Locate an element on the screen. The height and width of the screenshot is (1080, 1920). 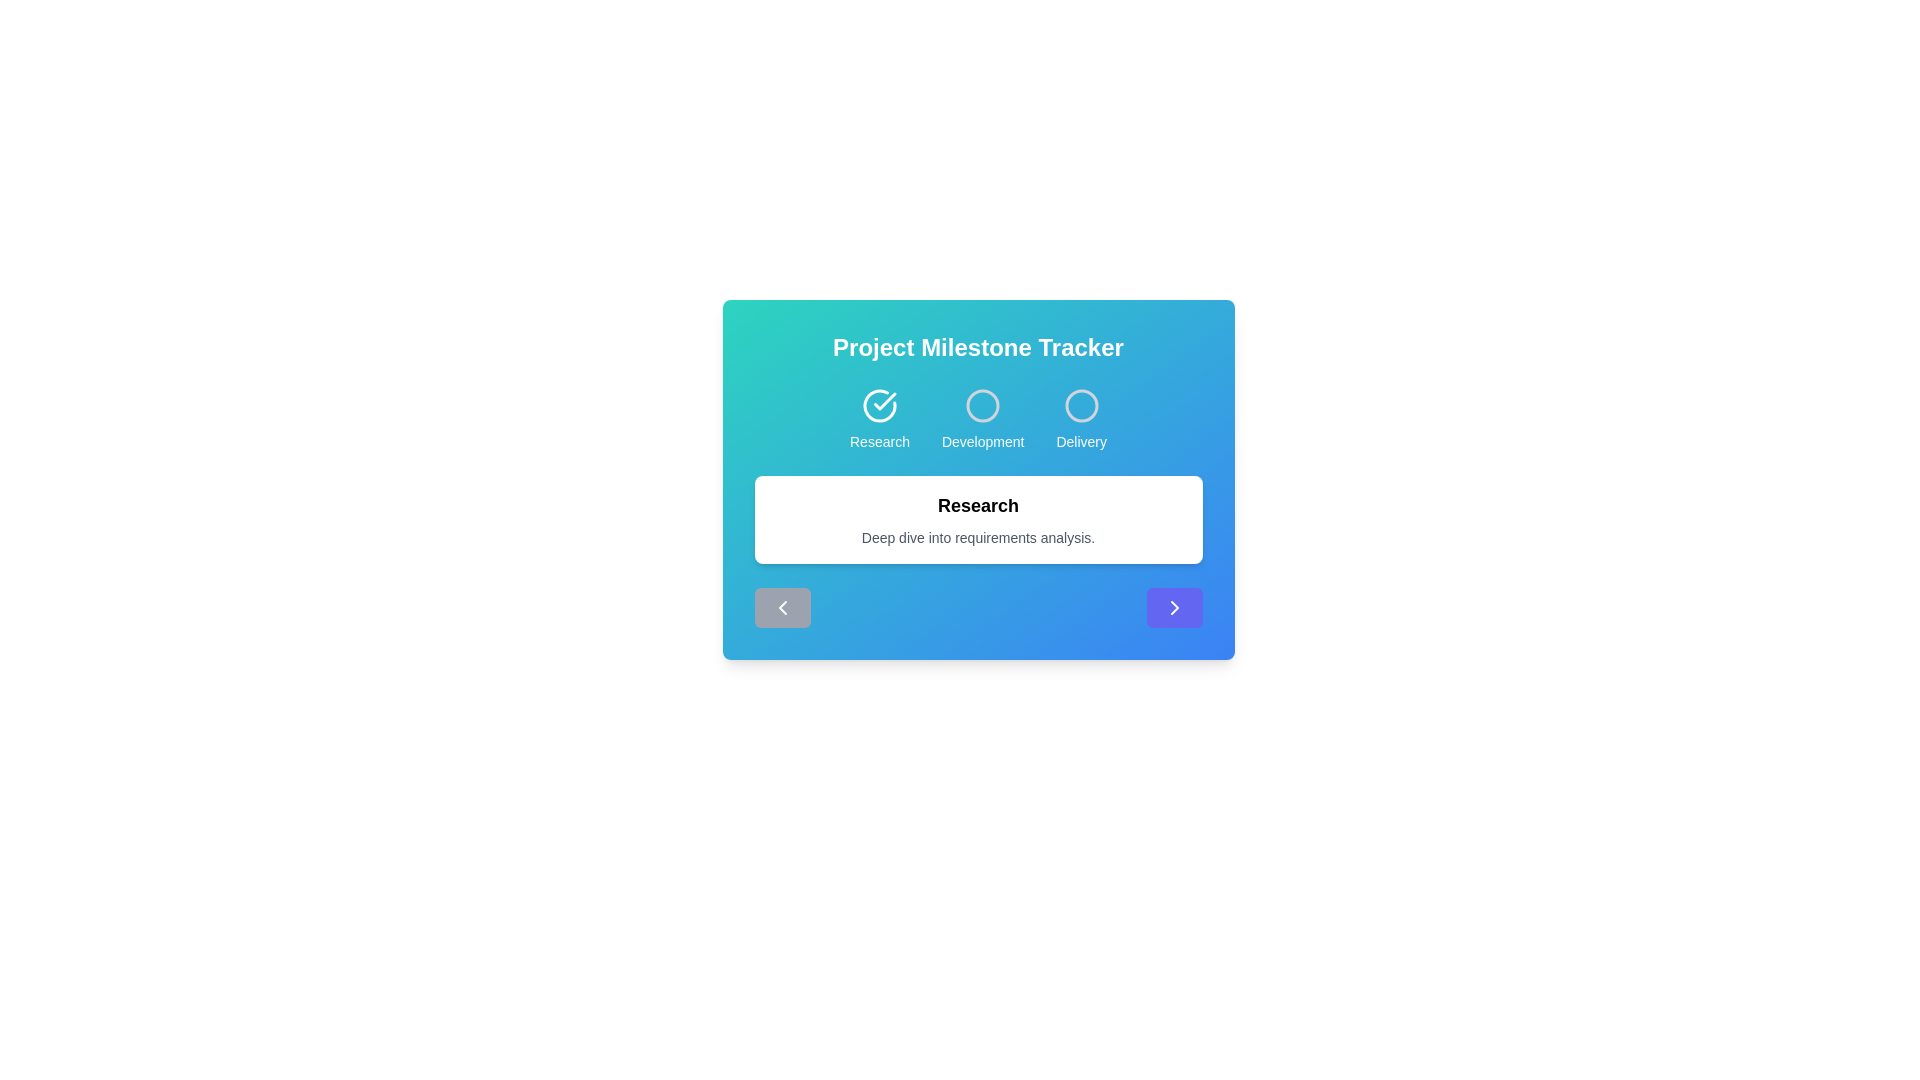
text label displaying 'Delivery' in white color against a blue background, which is positioned below a circular icon in the top-right section of the card interface is located at coordinates (1080, 441).